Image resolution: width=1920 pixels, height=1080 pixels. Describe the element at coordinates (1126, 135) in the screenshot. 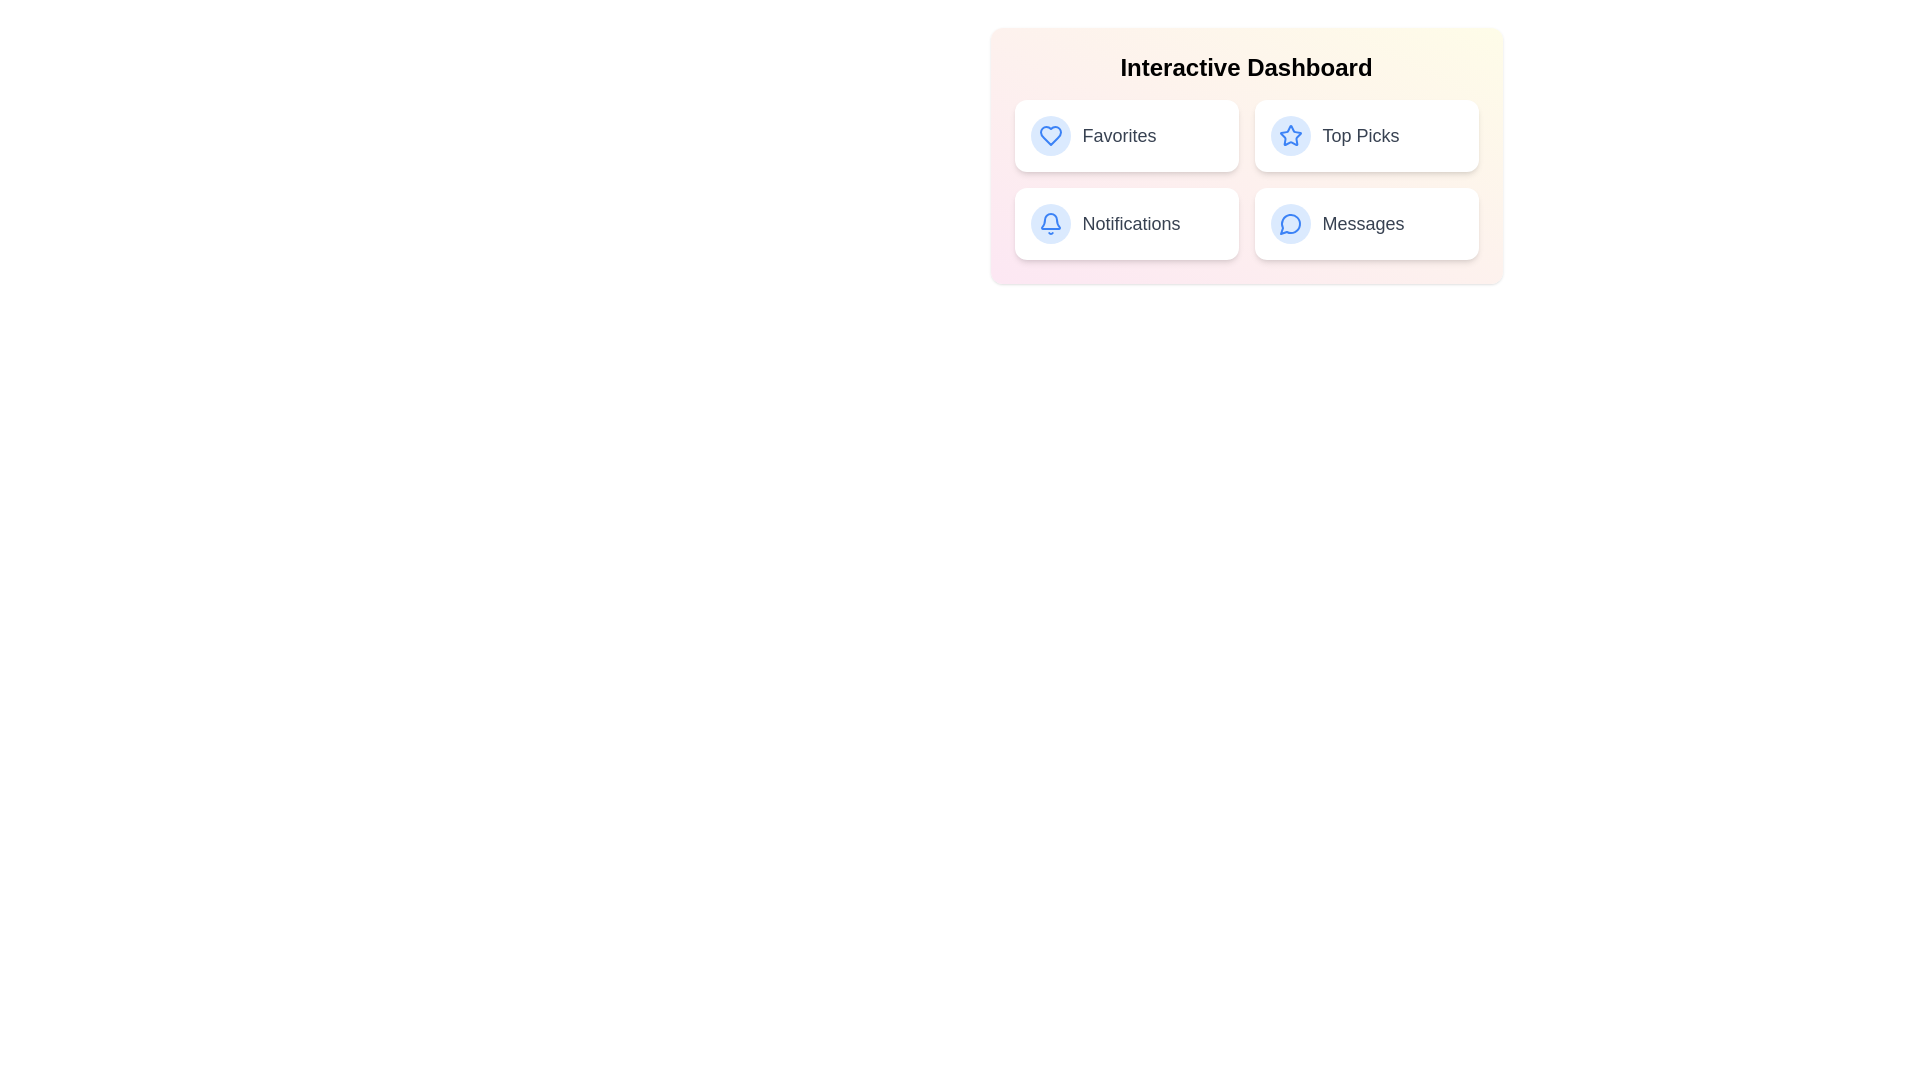

I see `the 'Favorites' button to view favorites` at that location.